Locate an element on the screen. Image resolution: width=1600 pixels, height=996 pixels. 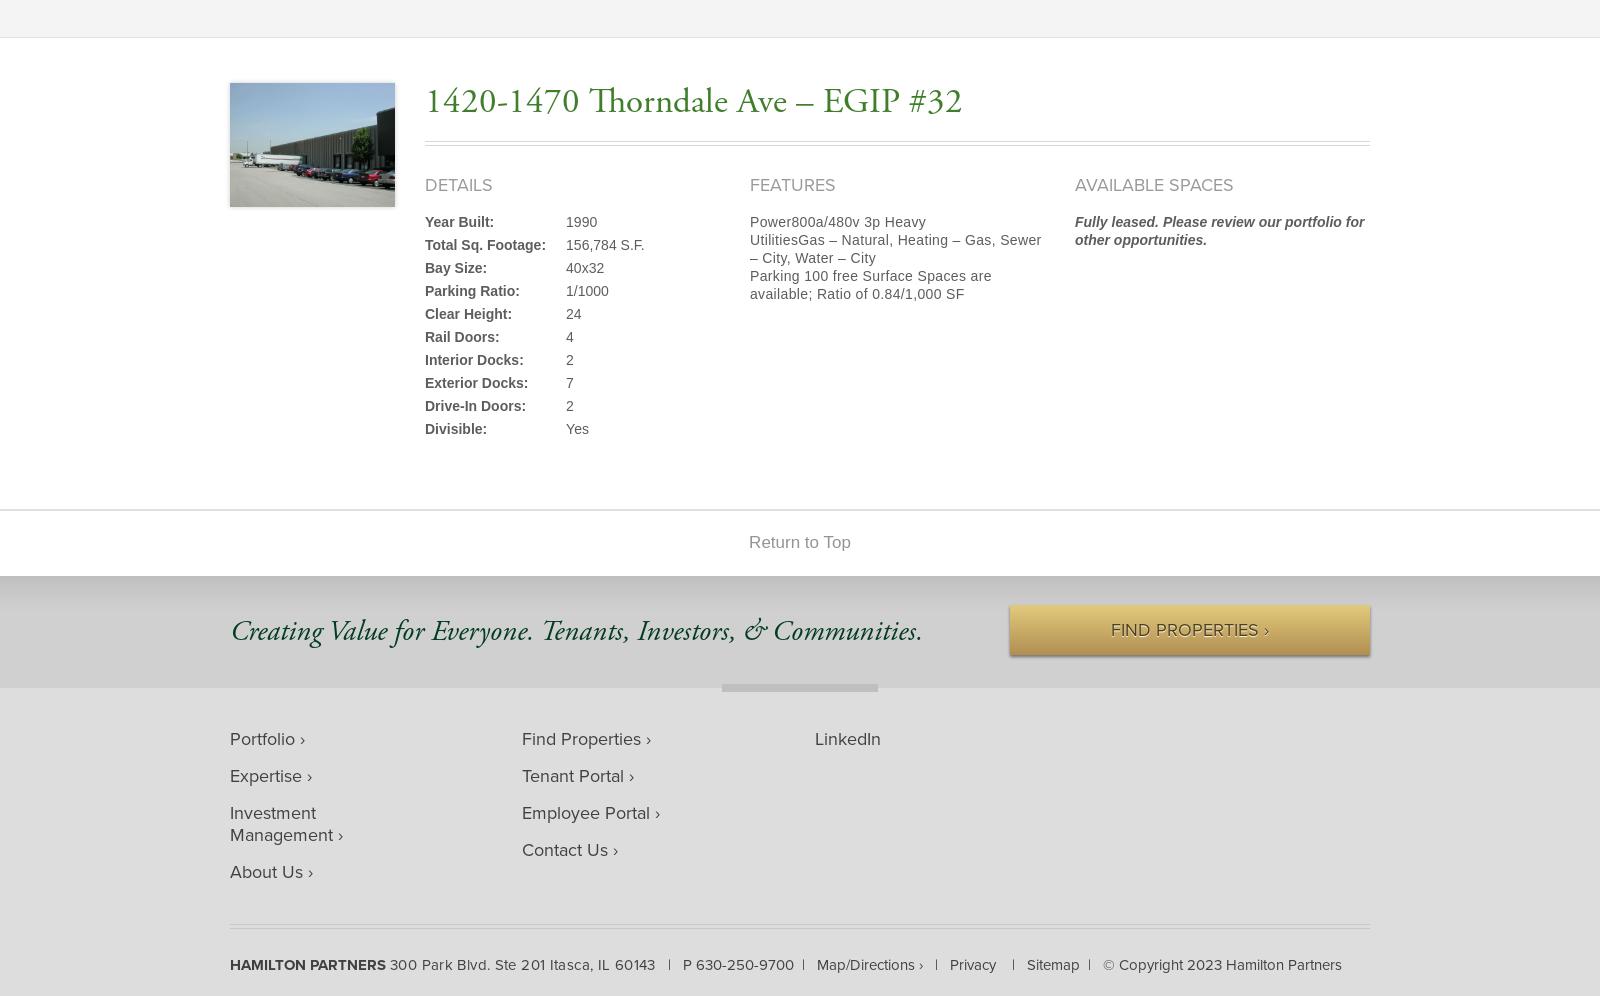
'Employee Portal' is located at coordinates (520, 811).